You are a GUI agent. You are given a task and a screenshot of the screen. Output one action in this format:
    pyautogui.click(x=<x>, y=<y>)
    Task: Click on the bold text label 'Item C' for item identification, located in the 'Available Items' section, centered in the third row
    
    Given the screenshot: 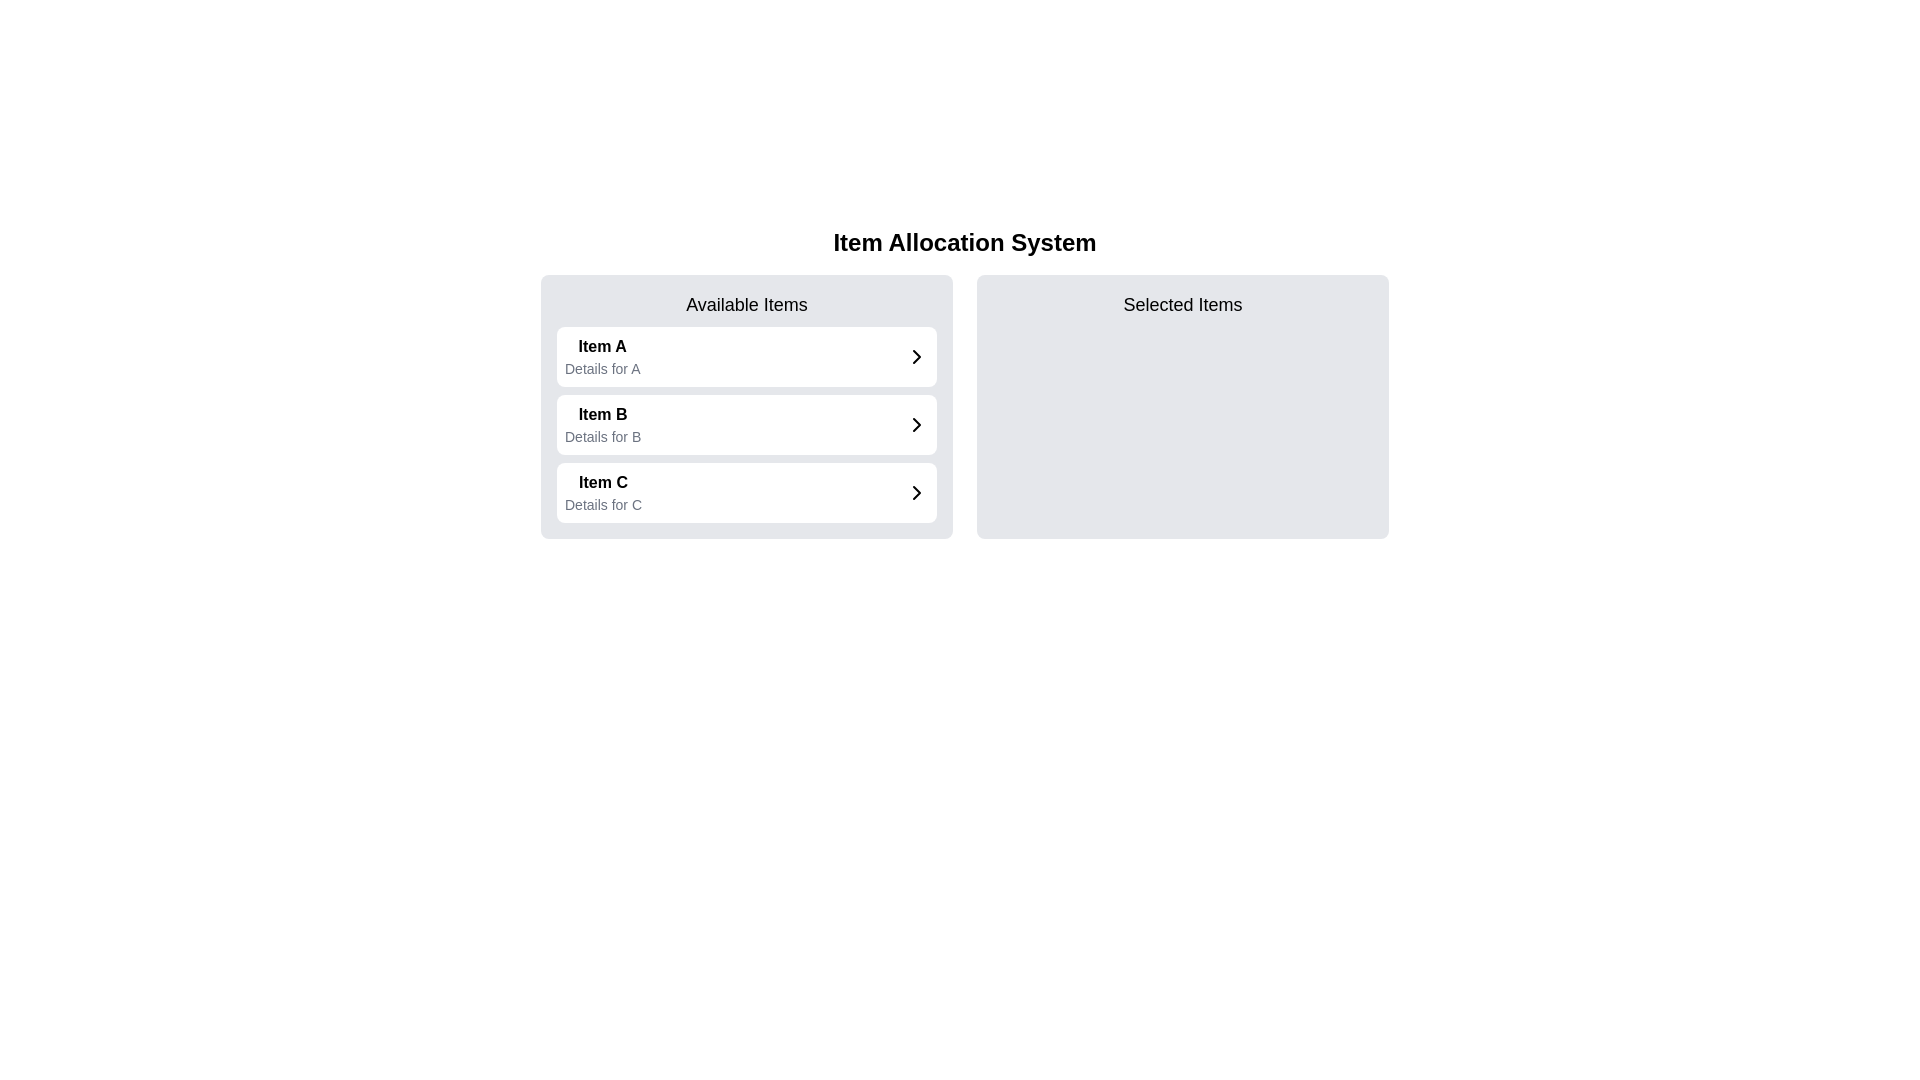 What is the action you would take?
    pyautogui.click(x=602, y=482)
    